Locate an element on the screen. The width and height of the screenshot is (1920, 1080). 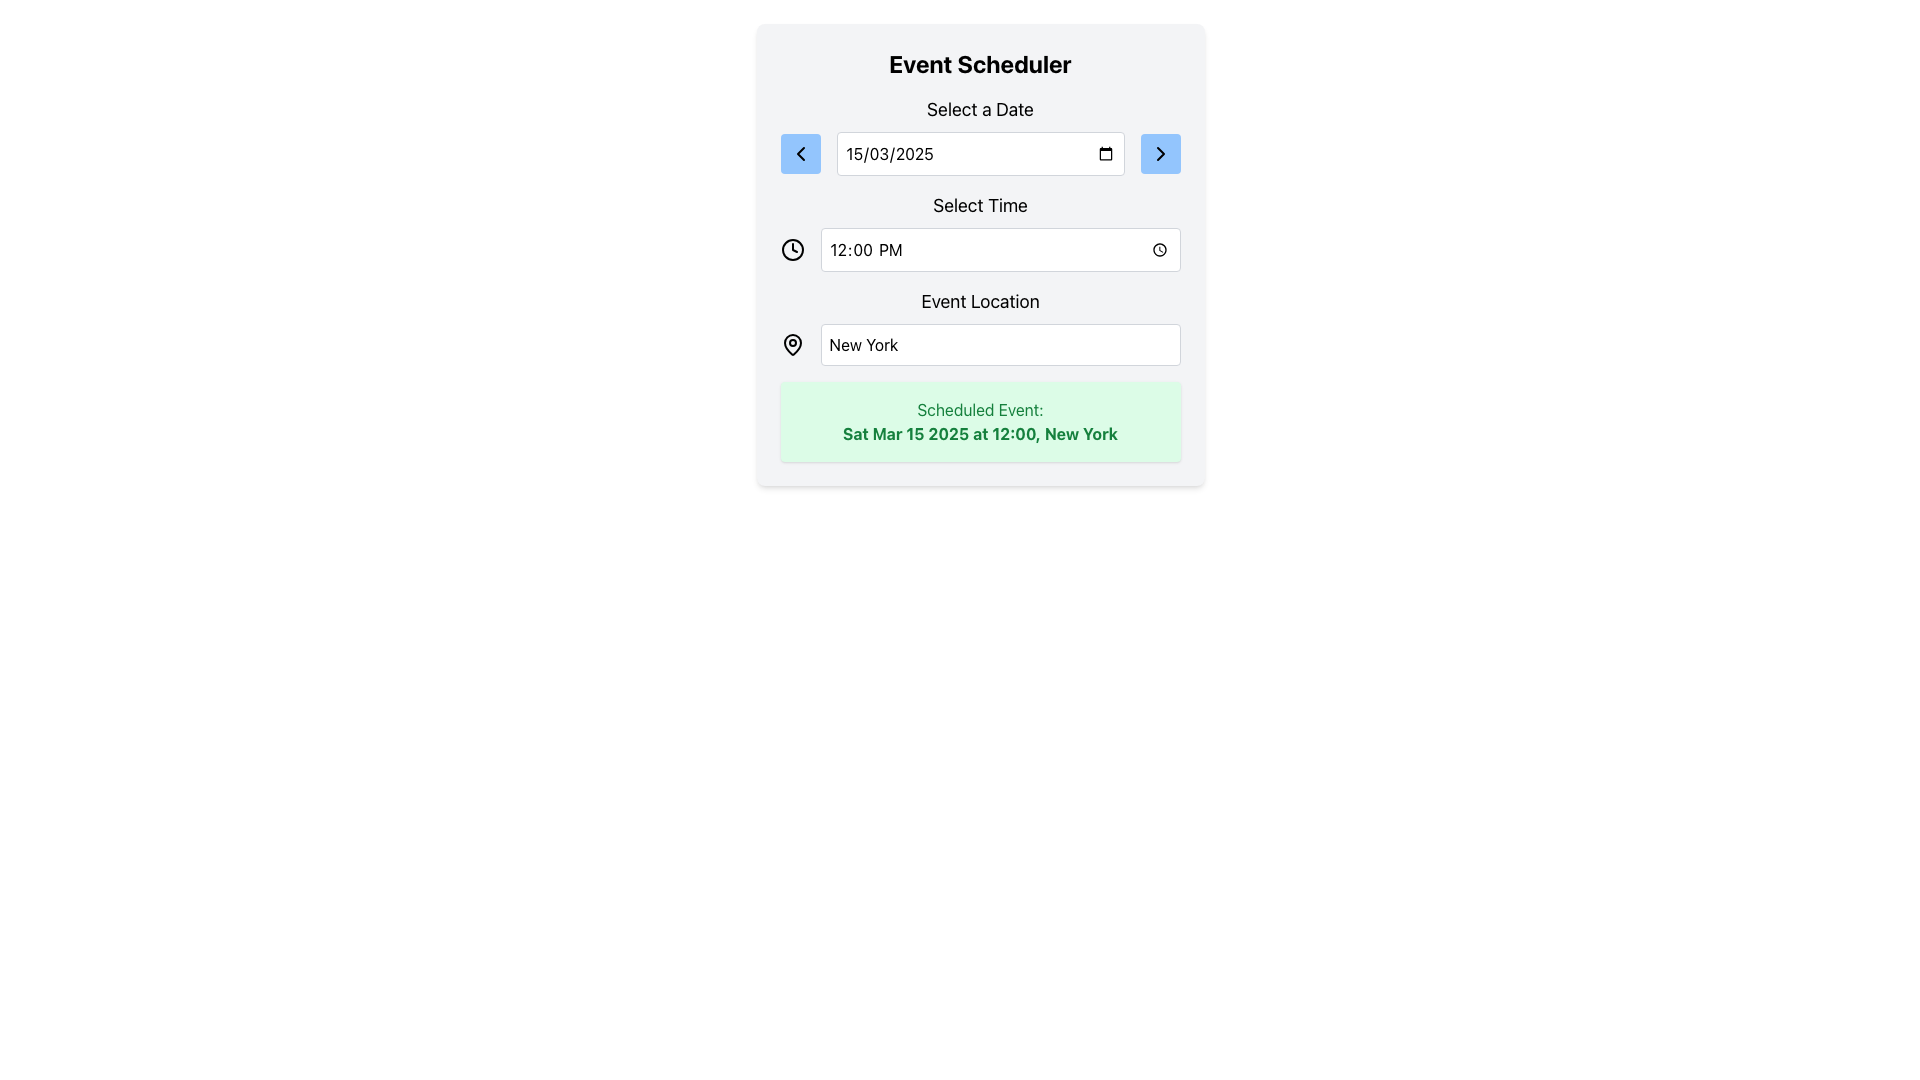
the Icon (Location Marker) which is located to the left of the 'Event Location' text input box in the middle section of the scheduler interface is located at coordinates (791, 343).